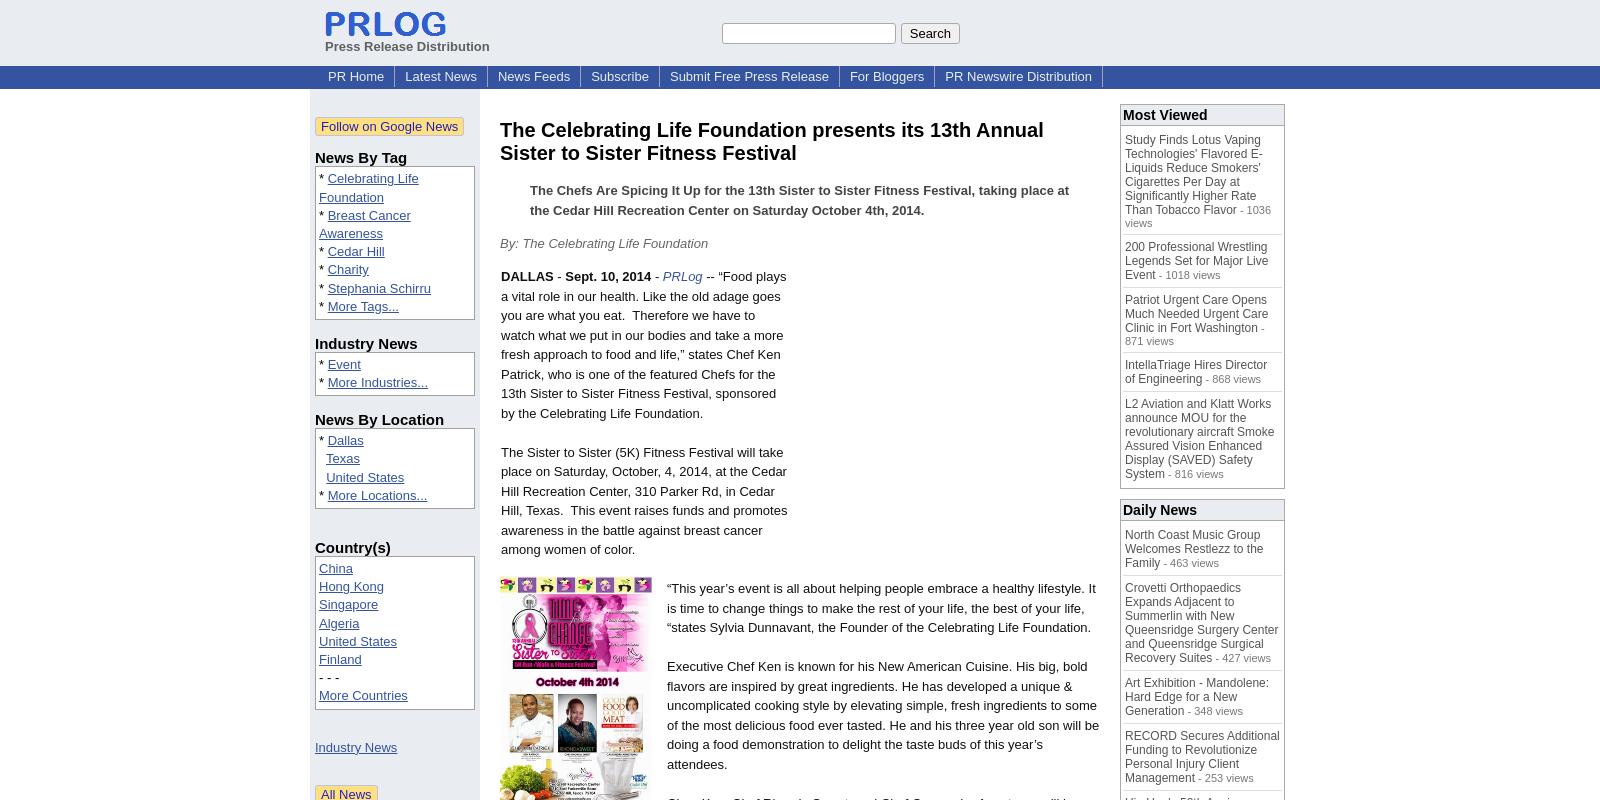 Image resolution: width=1600 pixels, height=800 pixels. What do you see at coordinates (315, 157) in the screenshot?
I see `'News By Tag'` at bounding box center [315, 157].